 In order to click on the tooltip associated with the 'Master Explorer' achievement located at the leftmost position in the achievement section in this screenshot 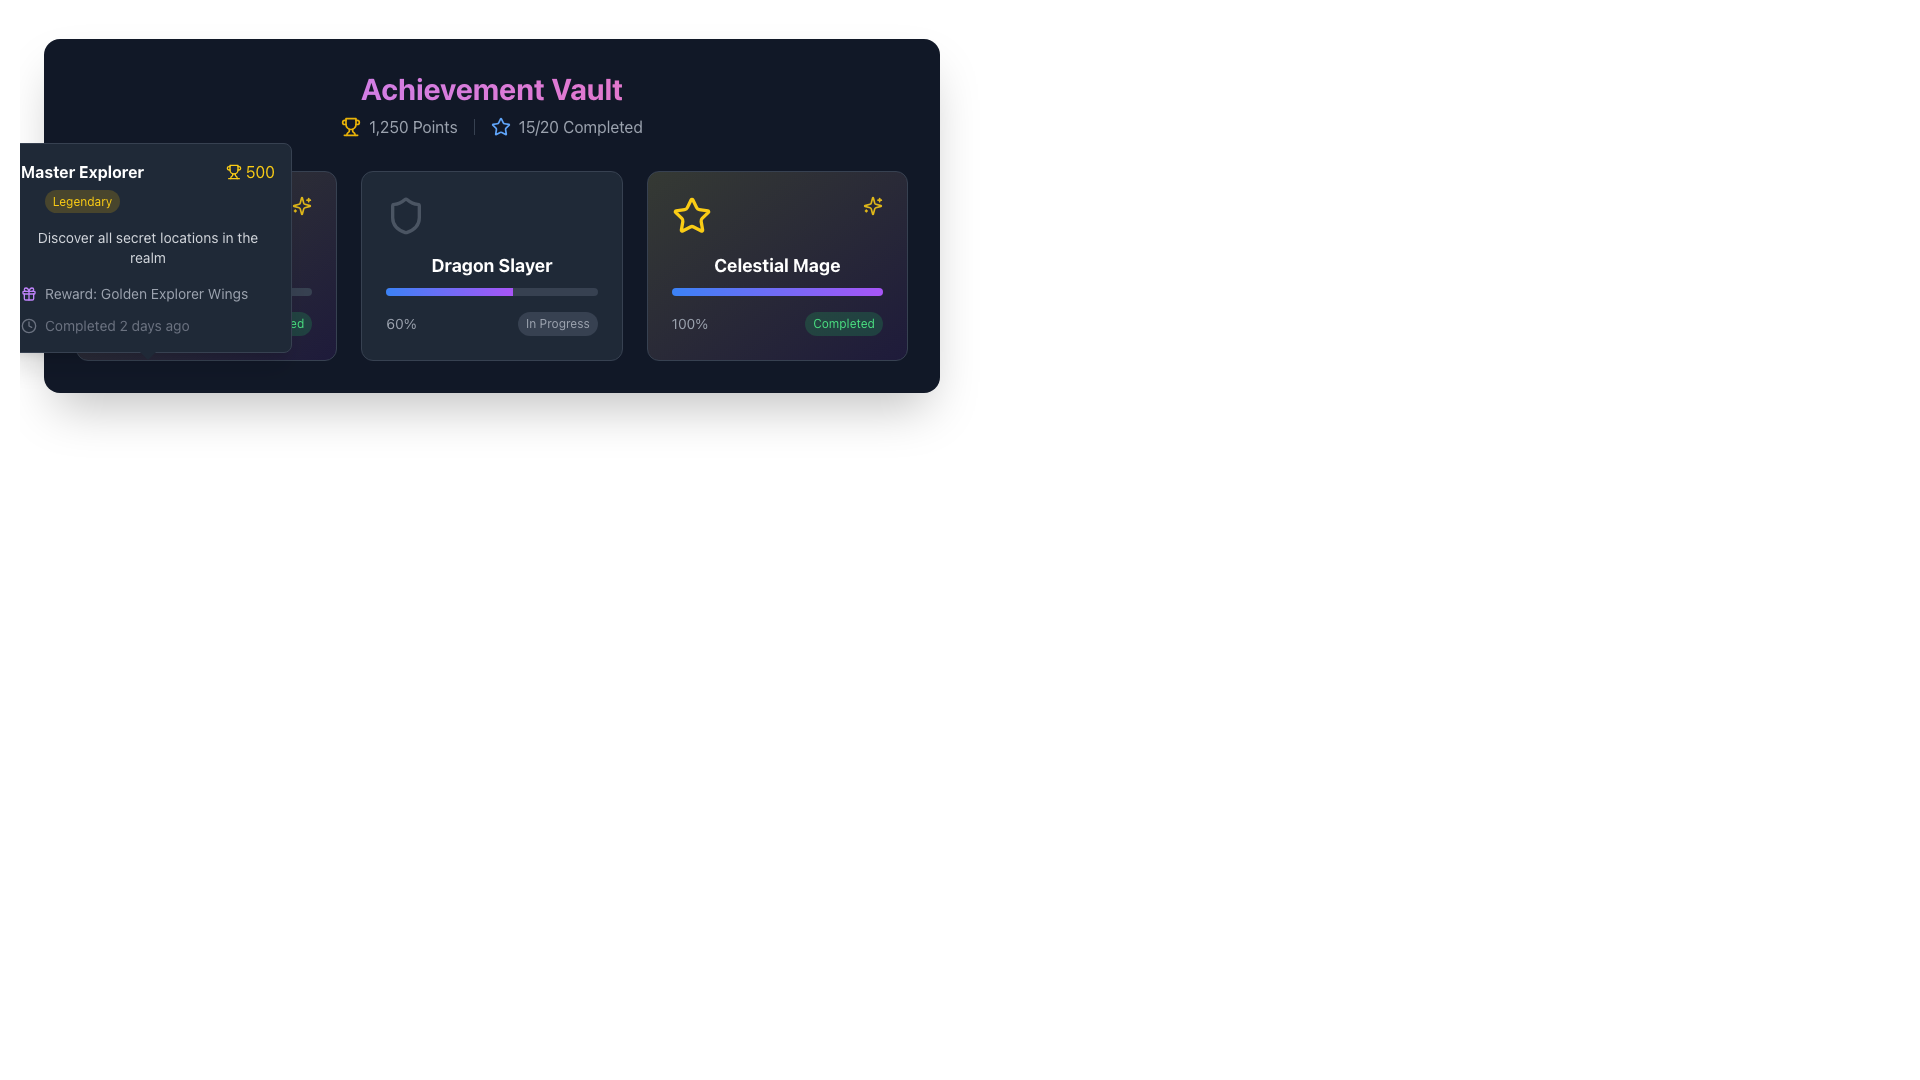, I will do `click(206, 265)`.